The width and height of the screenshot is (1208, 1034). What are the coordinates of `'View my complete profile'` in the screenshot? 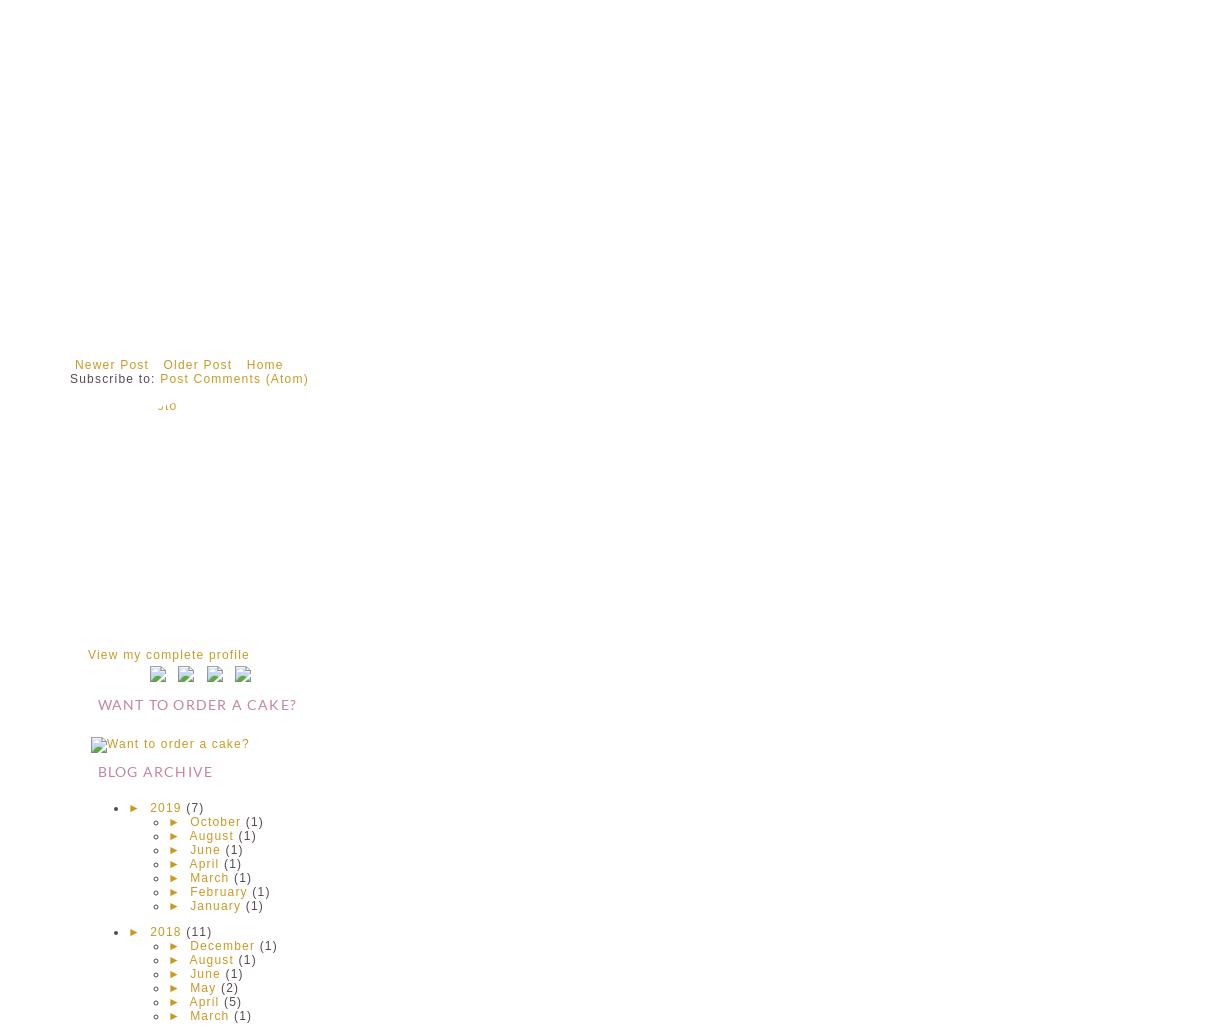 It's located at (168, 655).